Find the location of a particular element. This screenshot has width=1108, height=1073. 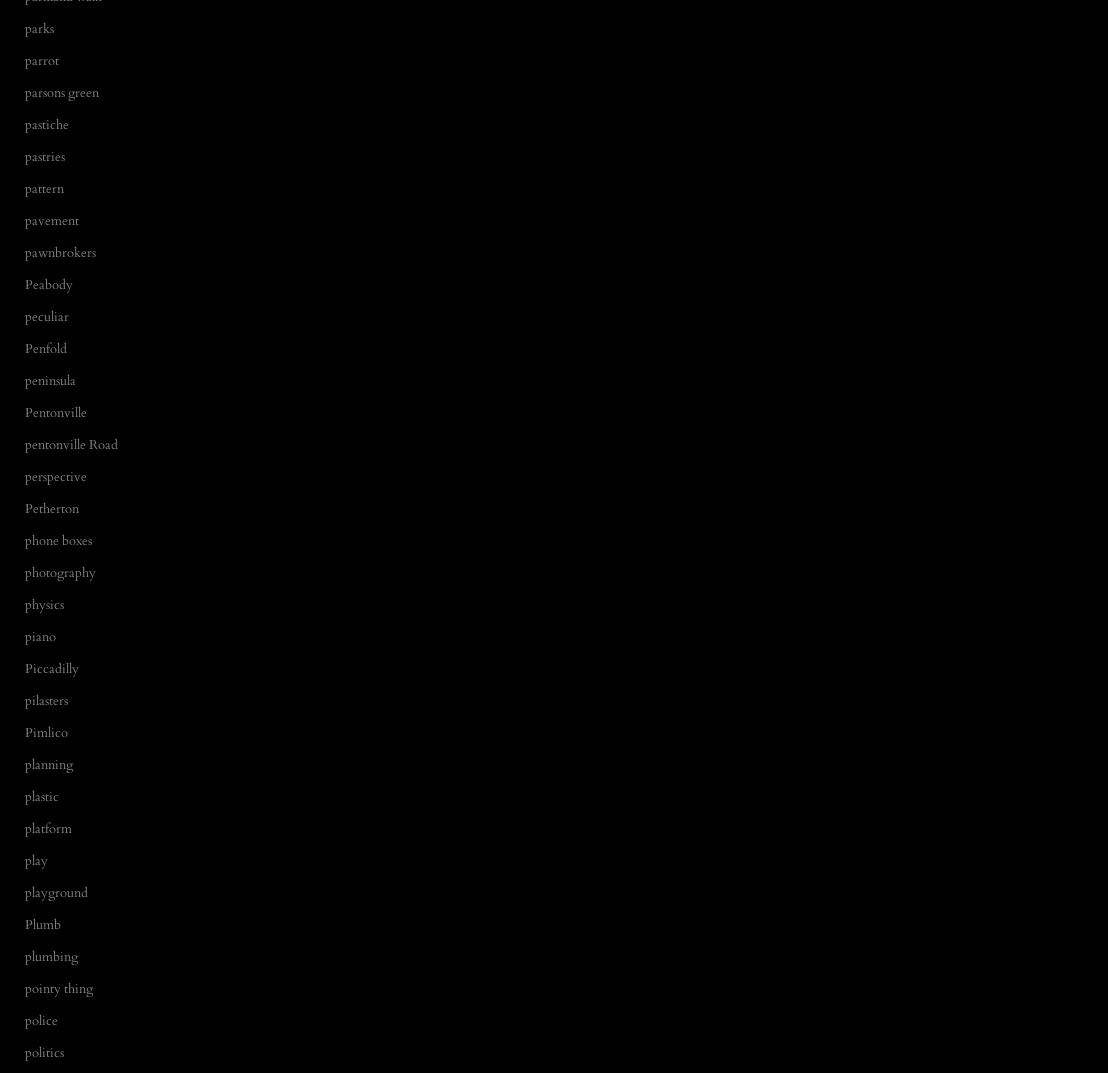

'parsons green' is located at coordinates (61, 91).